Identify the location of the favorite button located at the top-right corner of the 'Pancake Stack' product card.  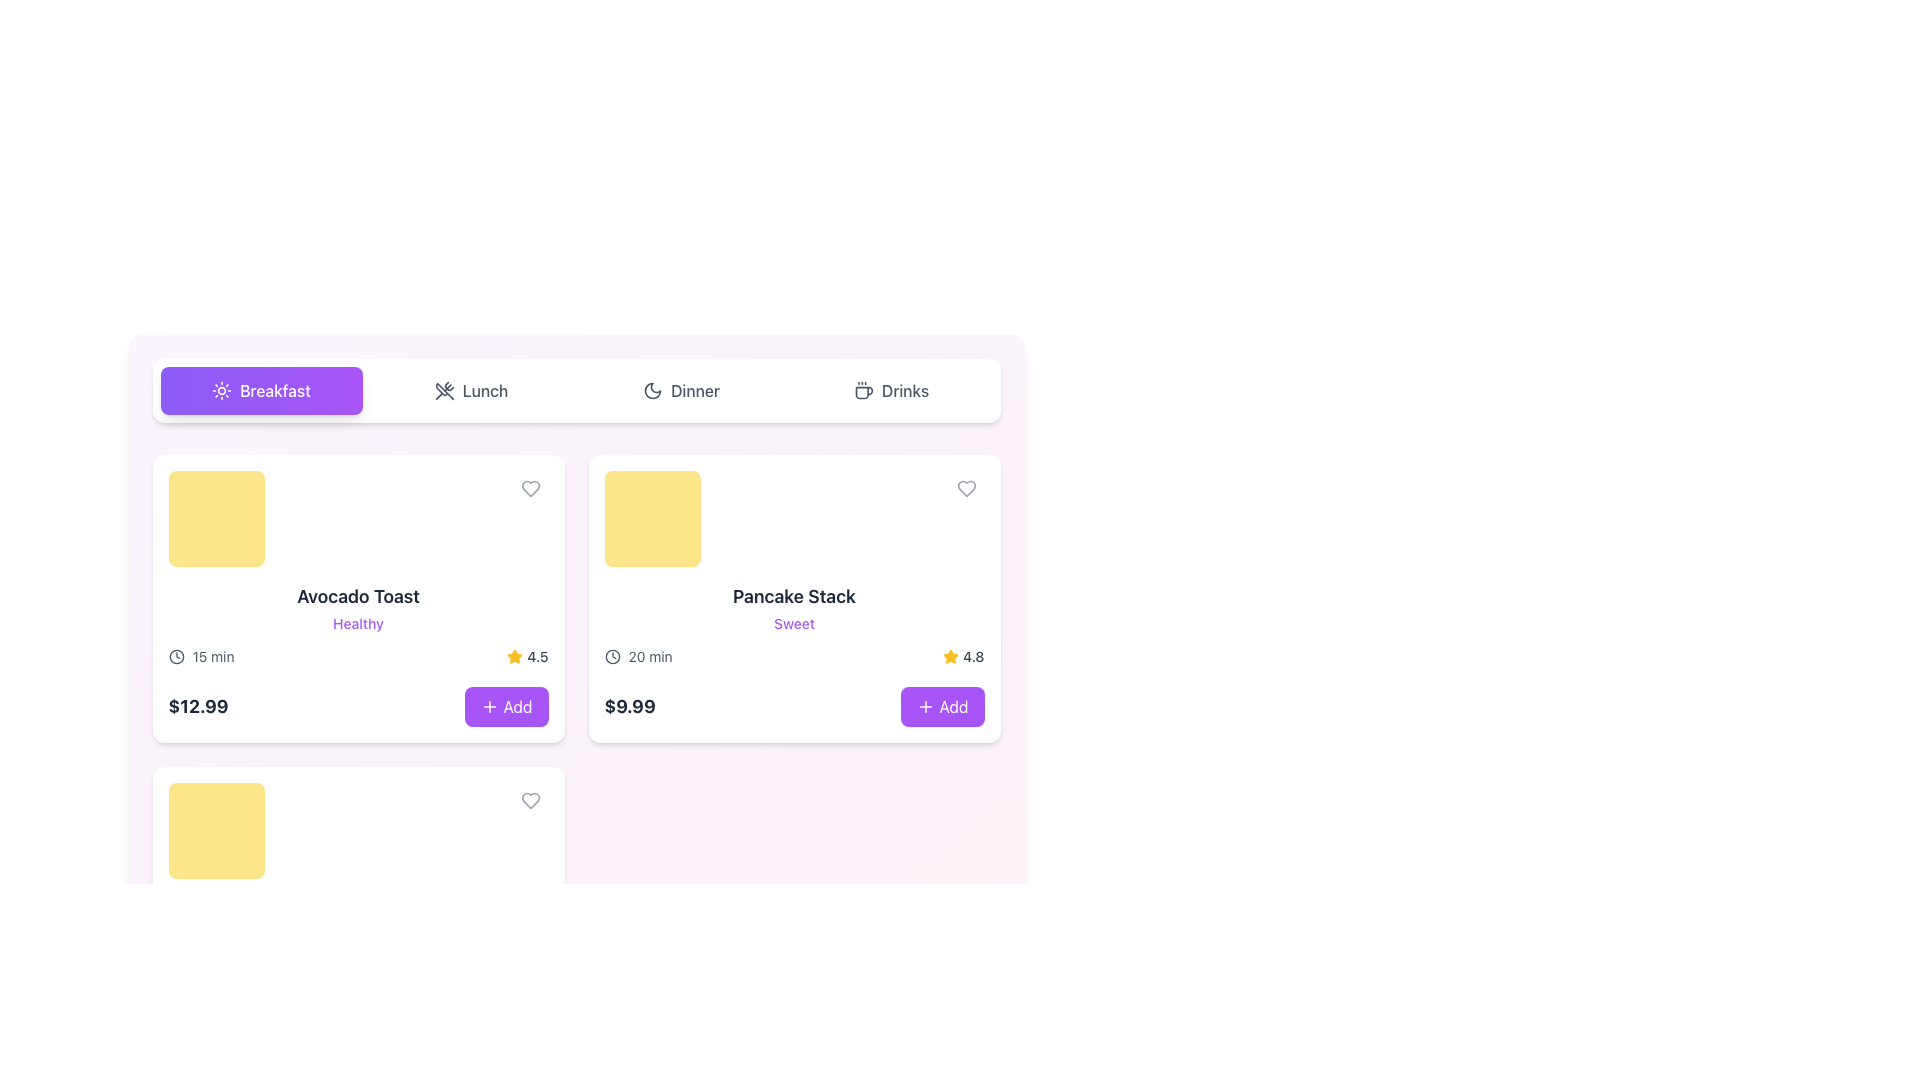
(966, 489).